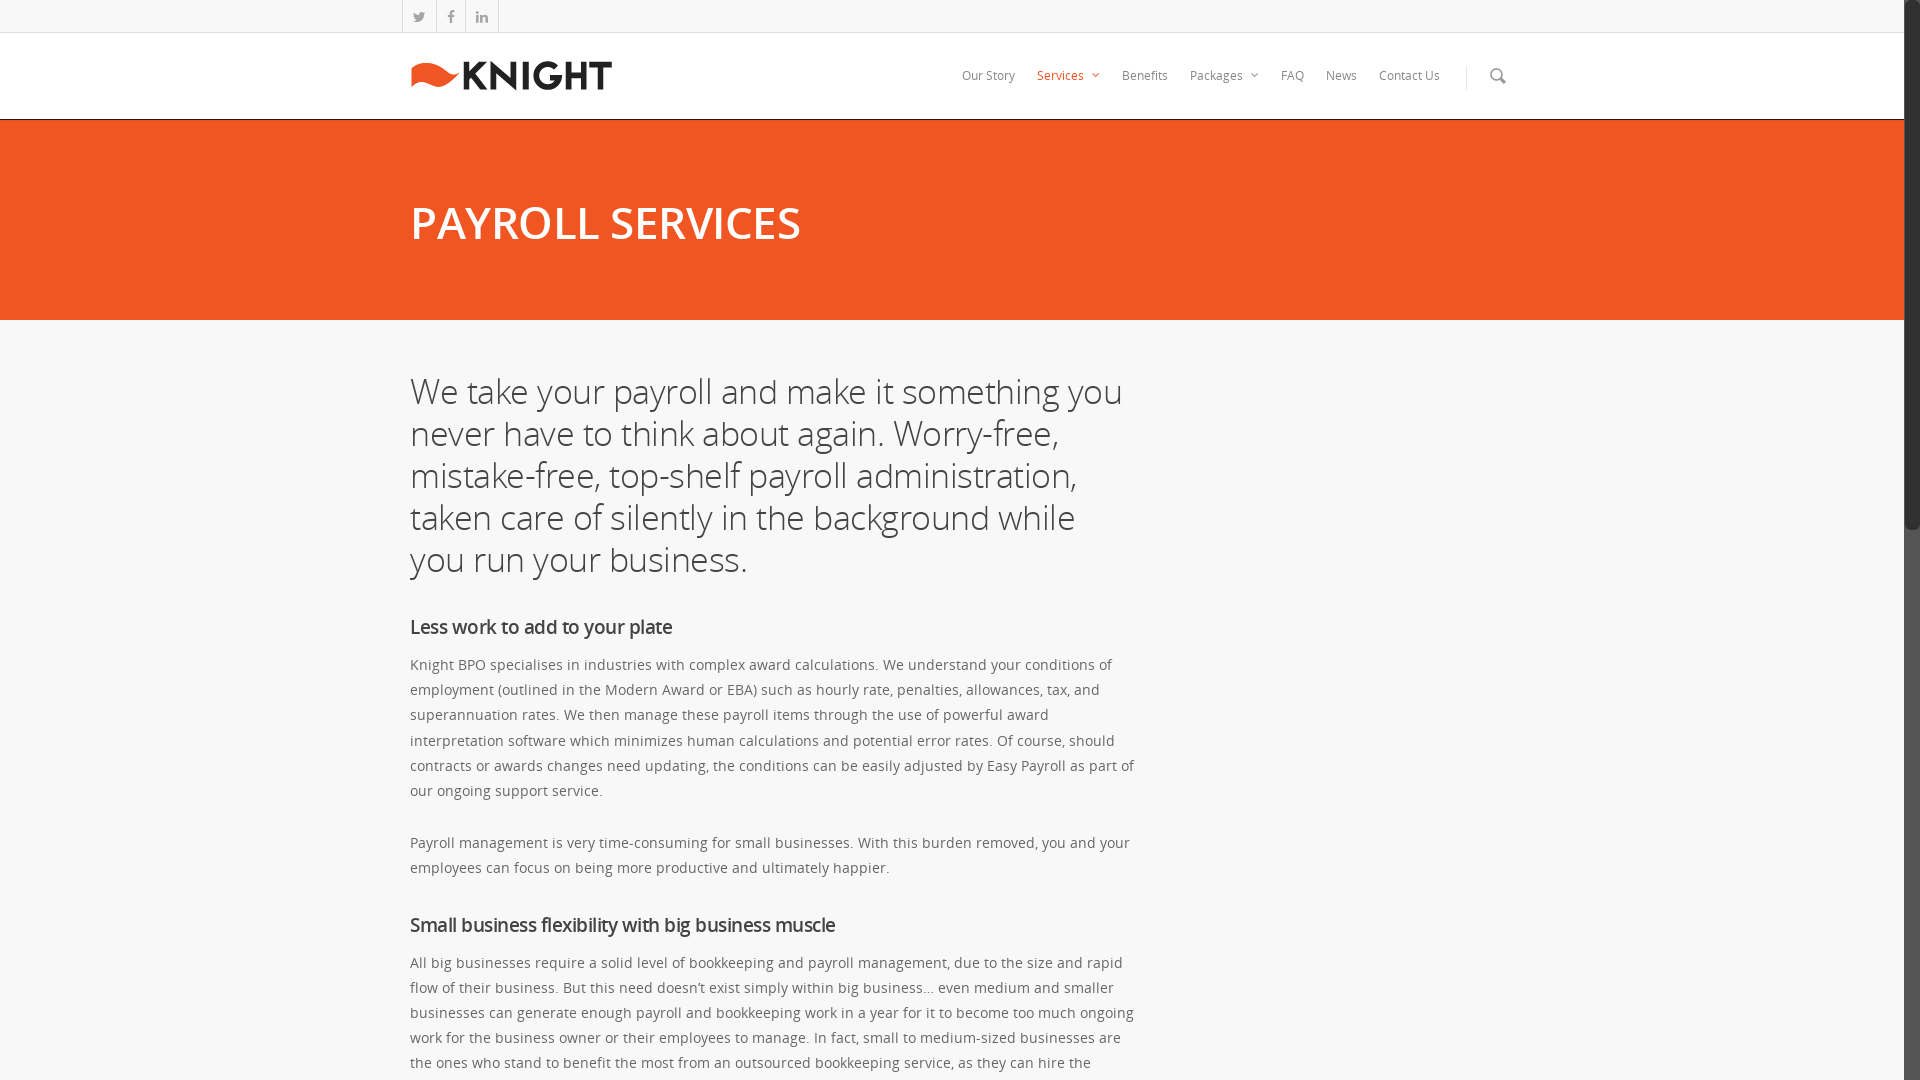  What do you see at coordinates (988, 88) in the screenshot?
I see `'Our Story'` at bounding box center [988, 88].